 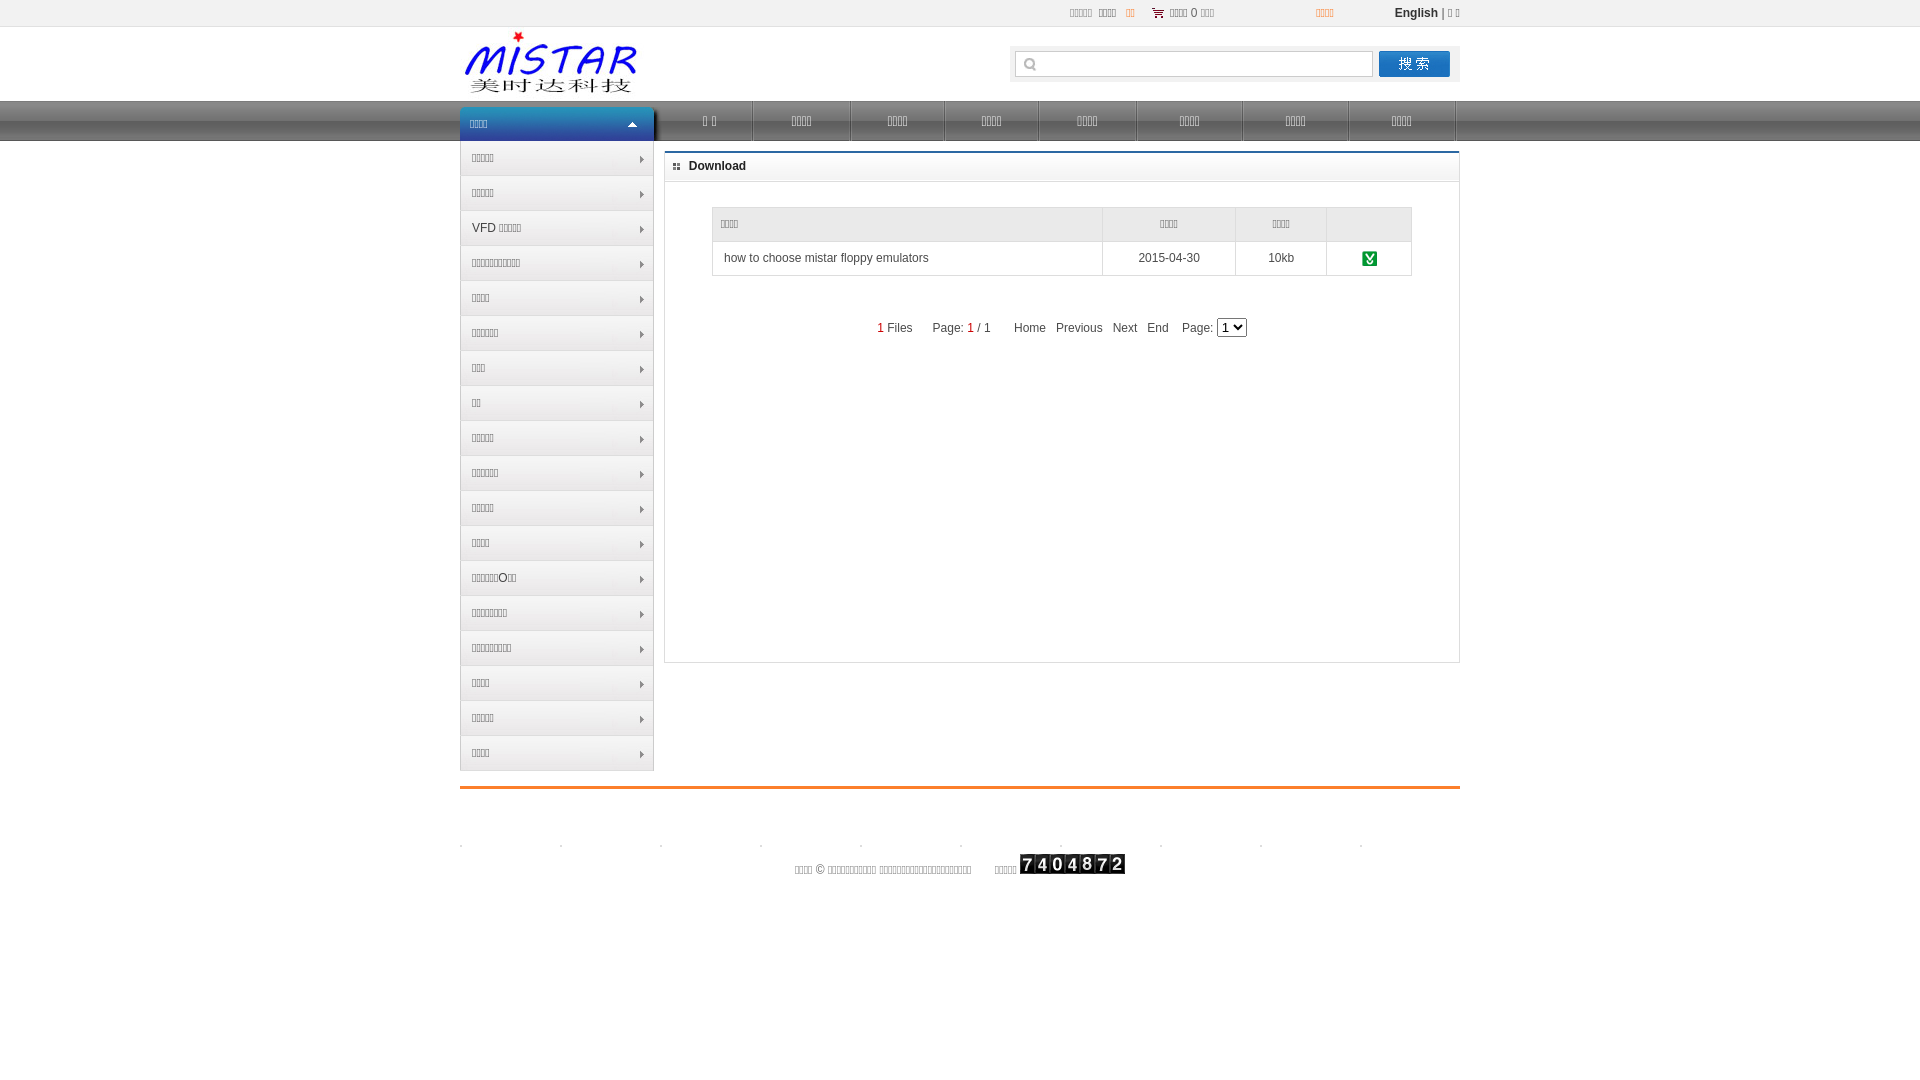 I want to click on 'English', so click(x=1415, y=12).